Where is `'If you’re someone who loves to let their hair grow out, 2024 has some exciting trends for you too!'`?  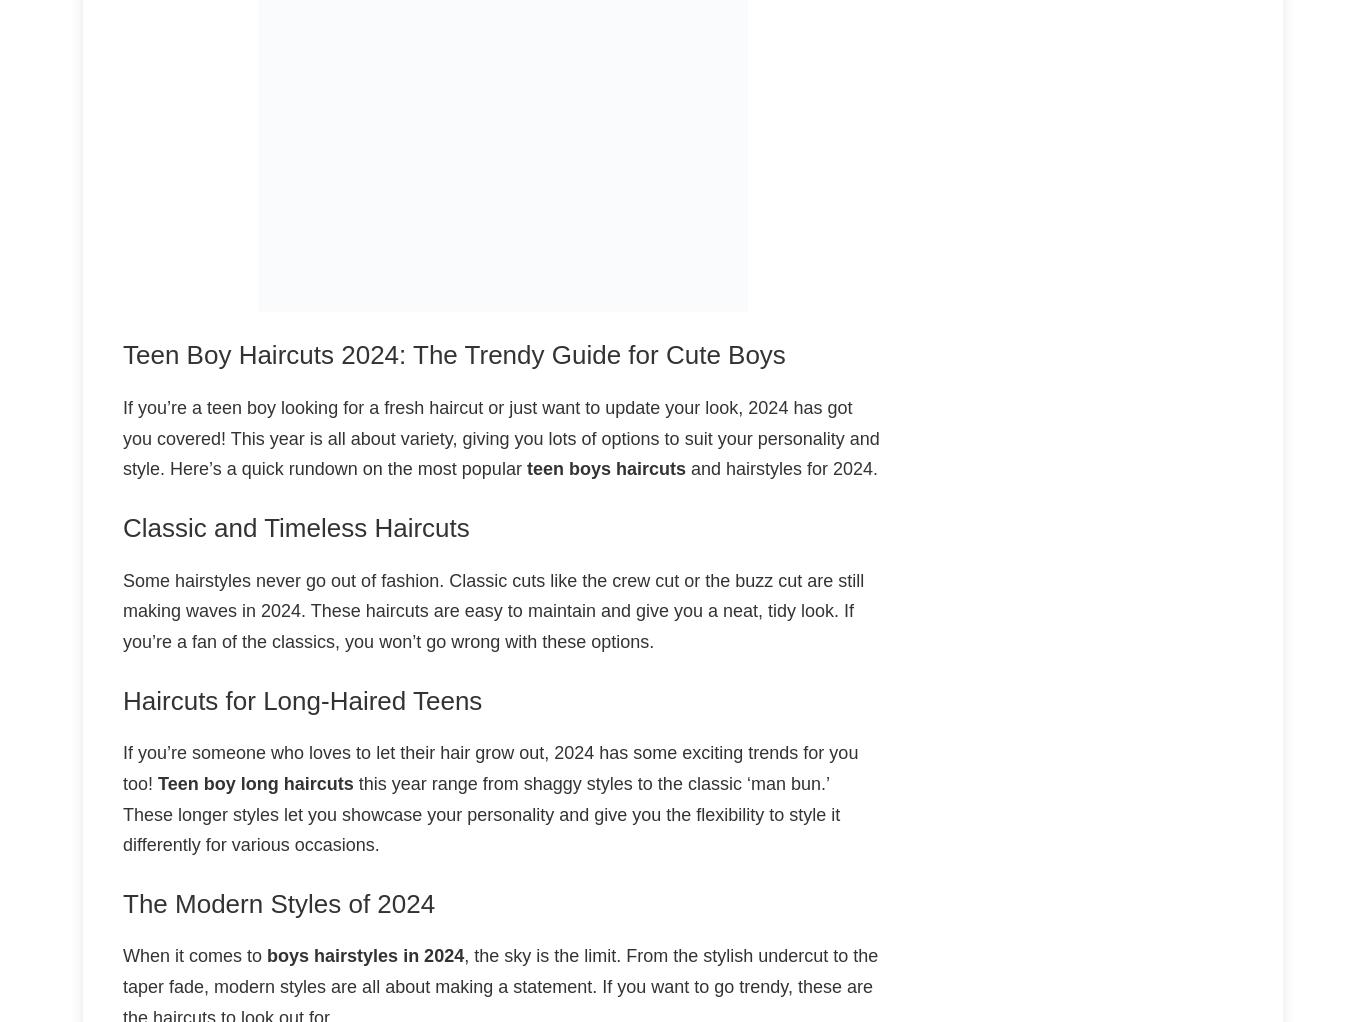 'If you’re someone who loves to let their hair grow out, 2024 has some exciting trends for you too!' is located at coordinates (490, 768).